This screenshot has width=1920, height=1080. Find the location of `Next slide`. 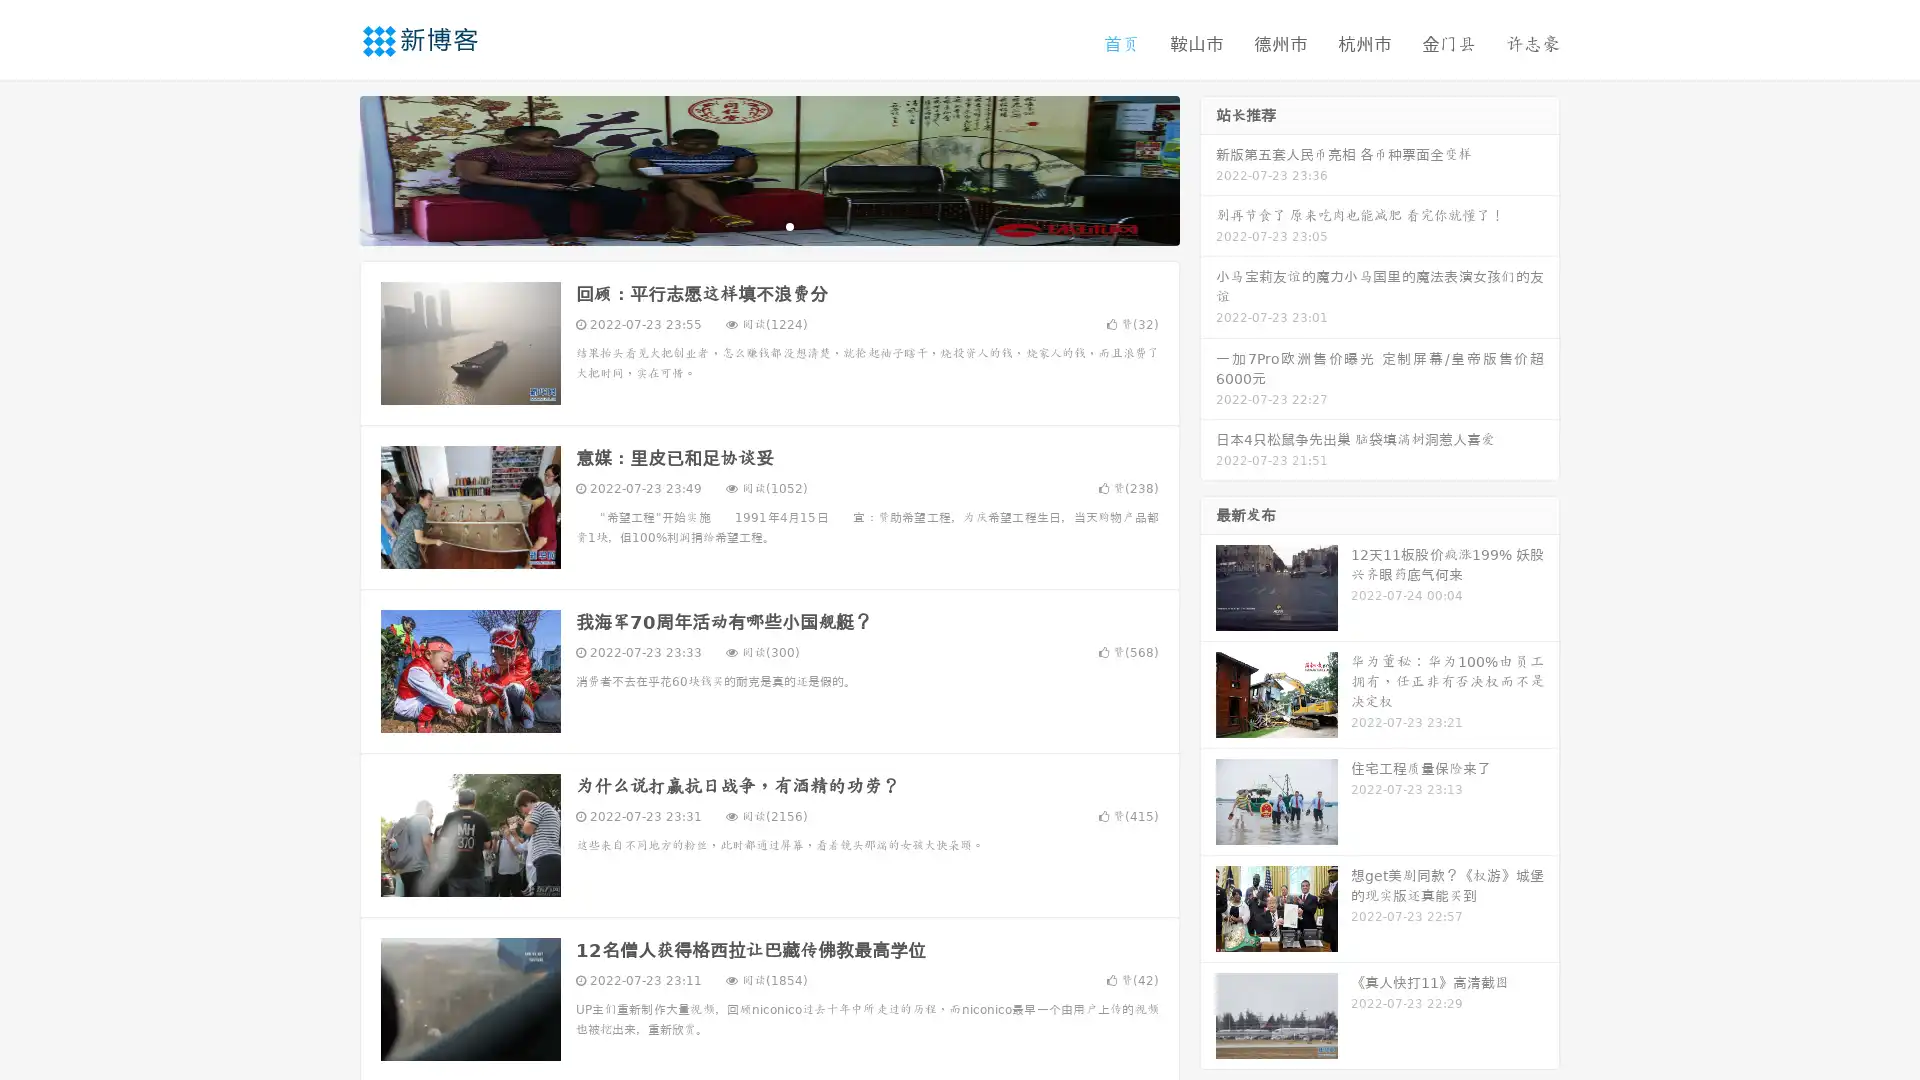

Next slide is located at coordinates (1208, 168).